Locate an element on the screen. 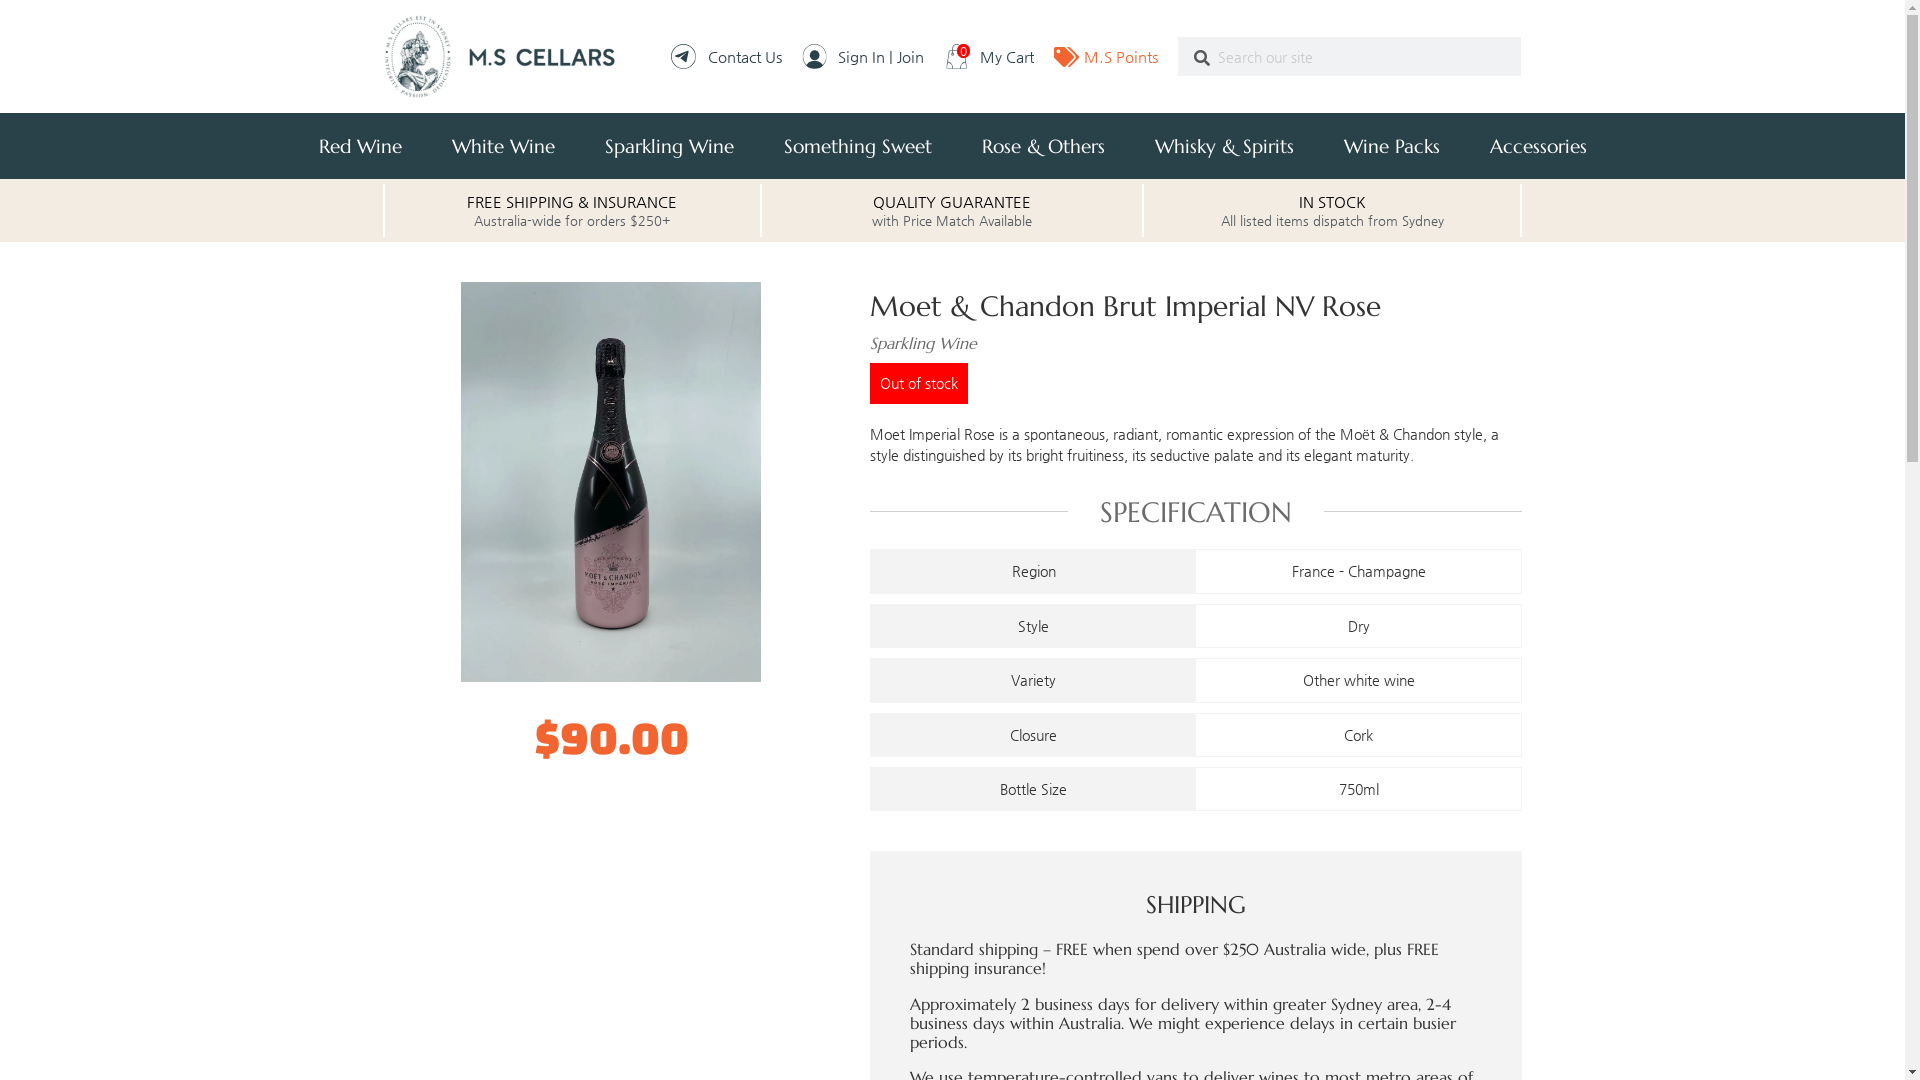  'Accessories' is located at coordinates (1536, 145).